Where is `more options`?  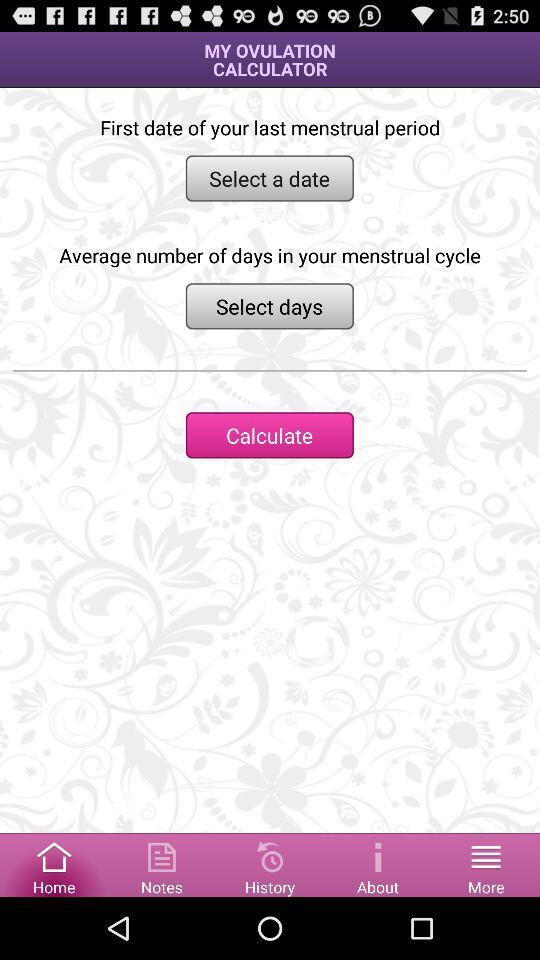 more options is located at coordinates (485, 863).